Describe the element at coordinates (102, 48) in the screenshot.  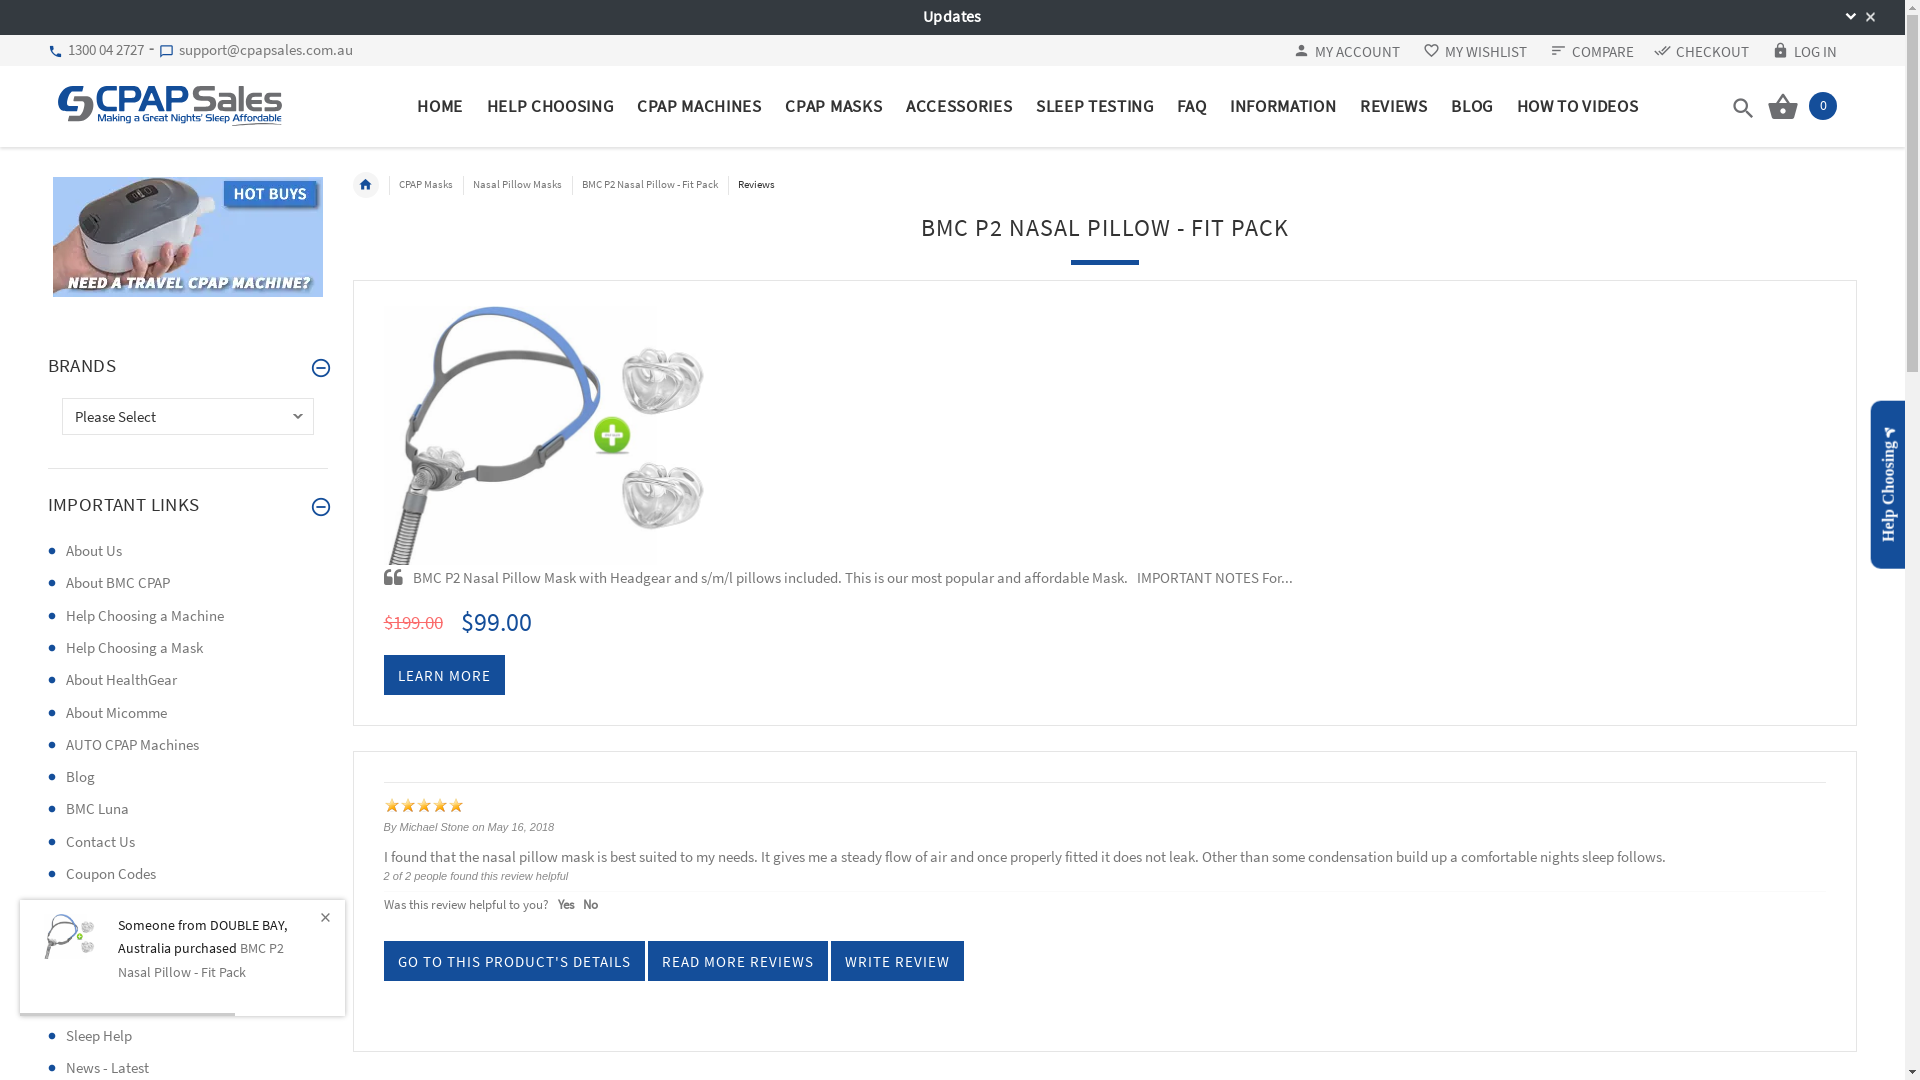
I see `'1300 04 2727'` at that location.